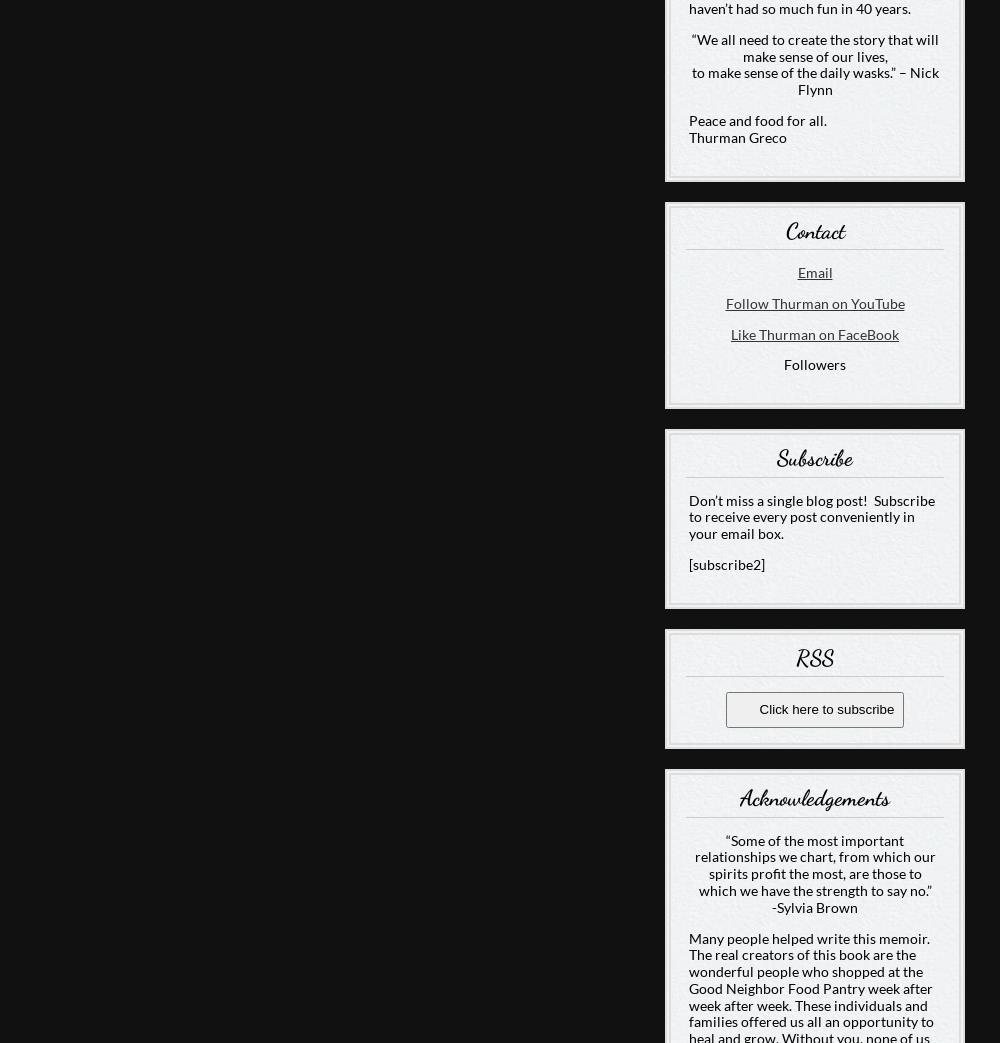 Image resolution: width=1000 pixels, height=1043 pixels. I want to click on 'Thurman Greco', so click(736, 136).